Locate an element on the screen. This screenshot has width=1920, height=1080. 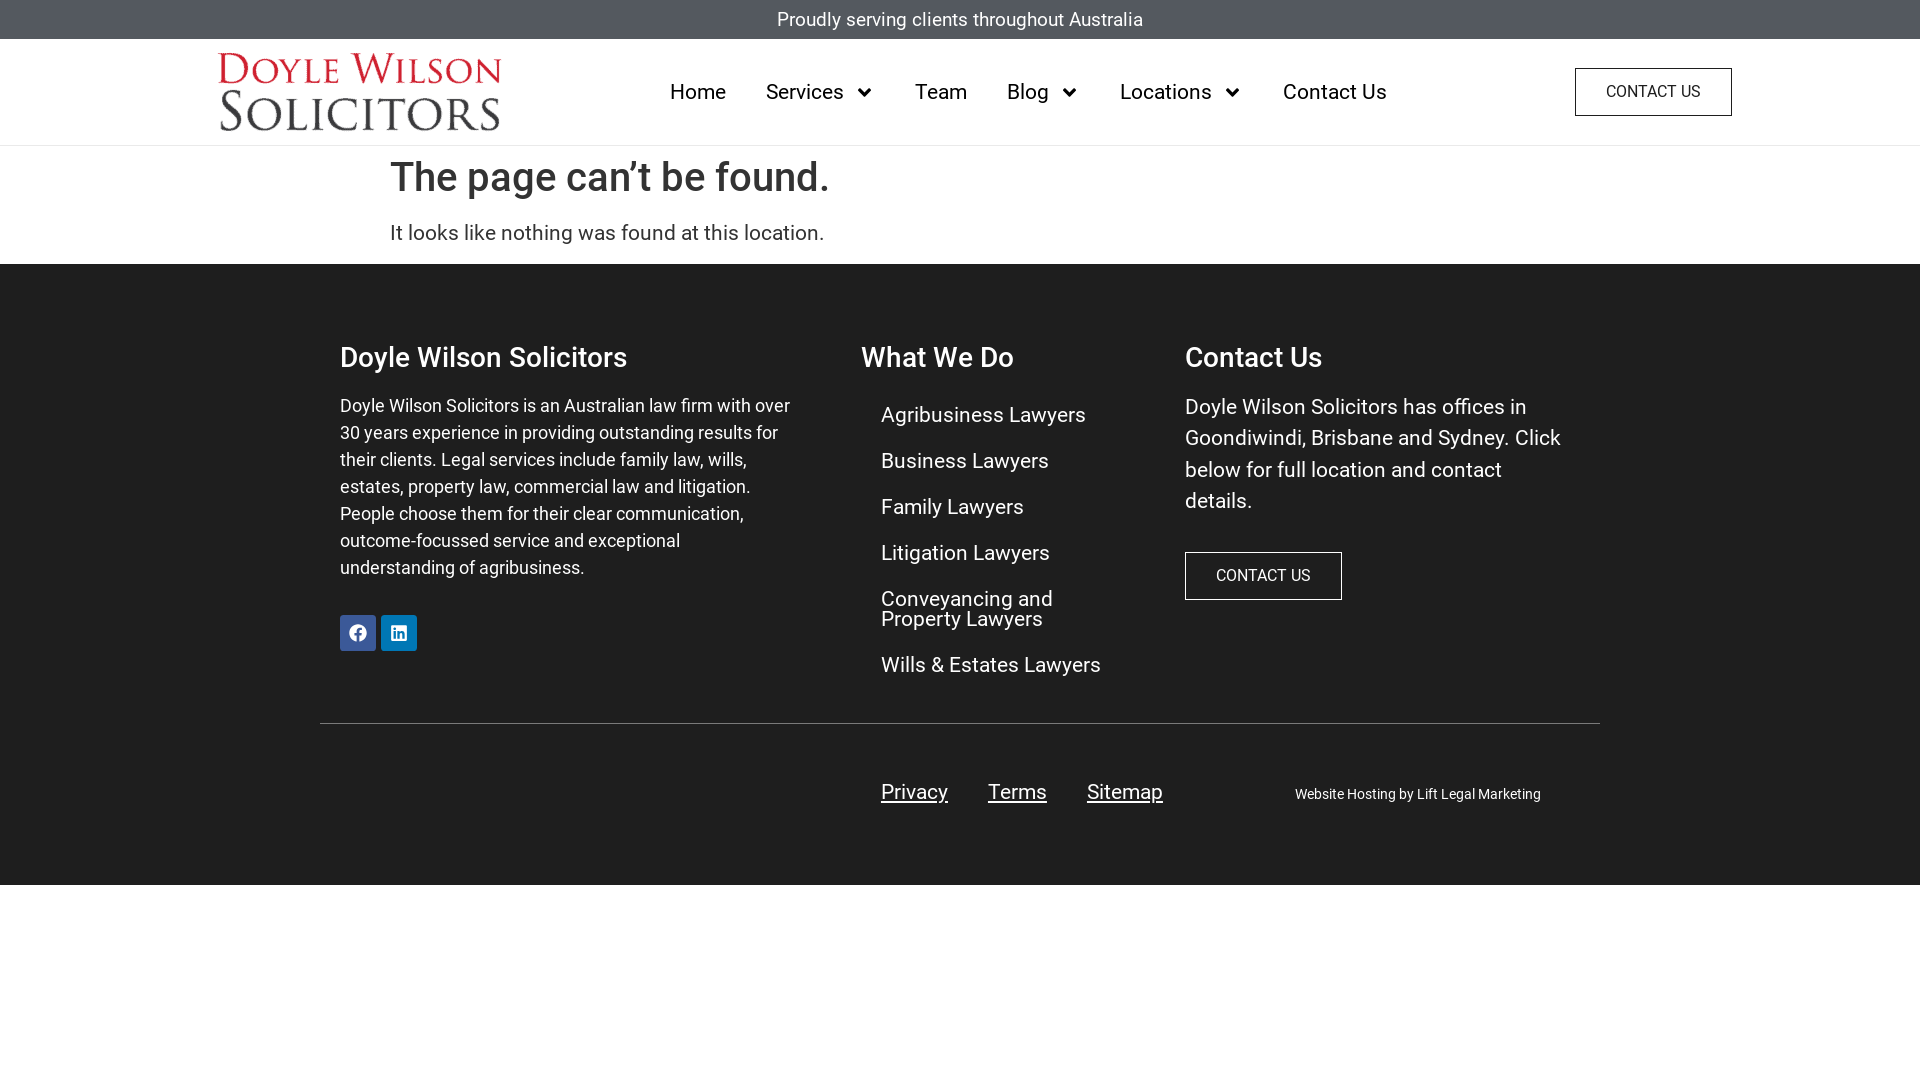
'Family Lawyers' is located at coordinates (1003, 505).